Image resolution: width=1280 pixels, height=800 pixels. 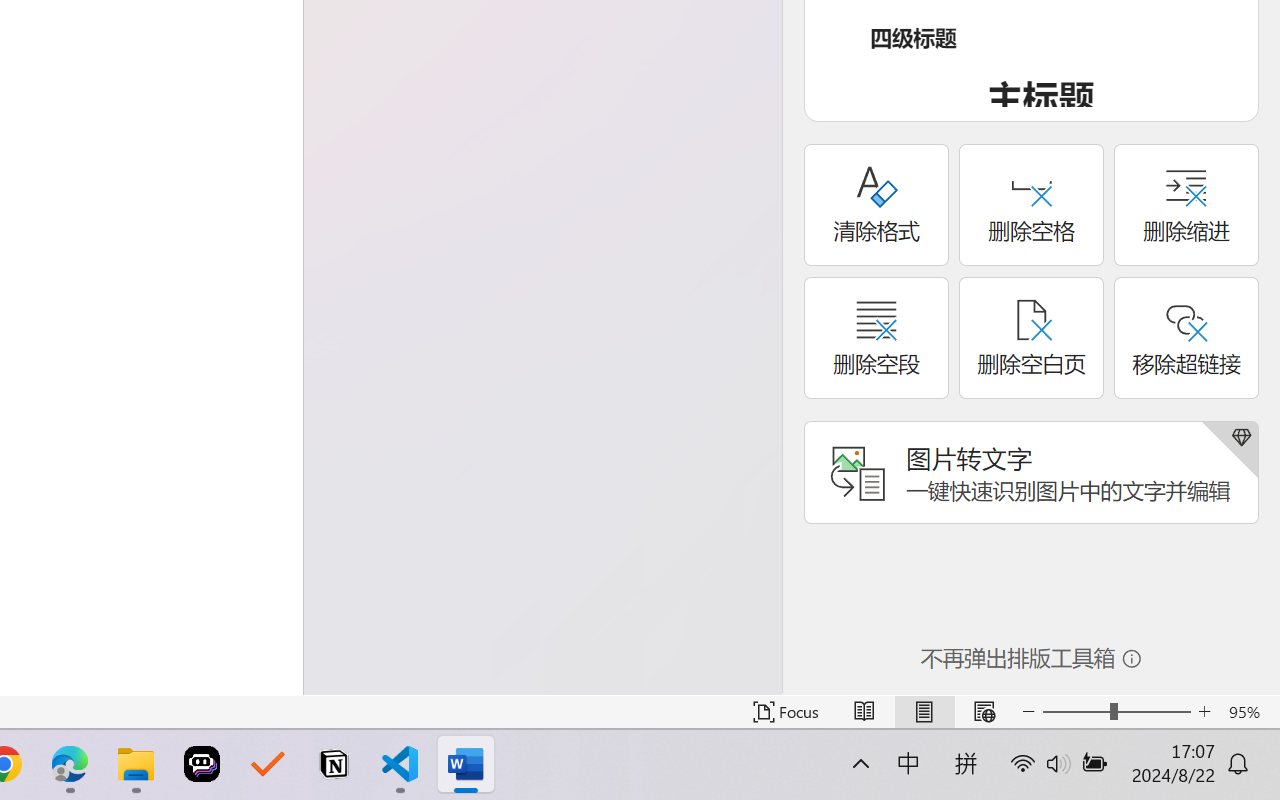 What do you see at coordinates (1248, 711) in the screenshot?
I see `'Zoom 95%'` at bounding box center [1248, 711].